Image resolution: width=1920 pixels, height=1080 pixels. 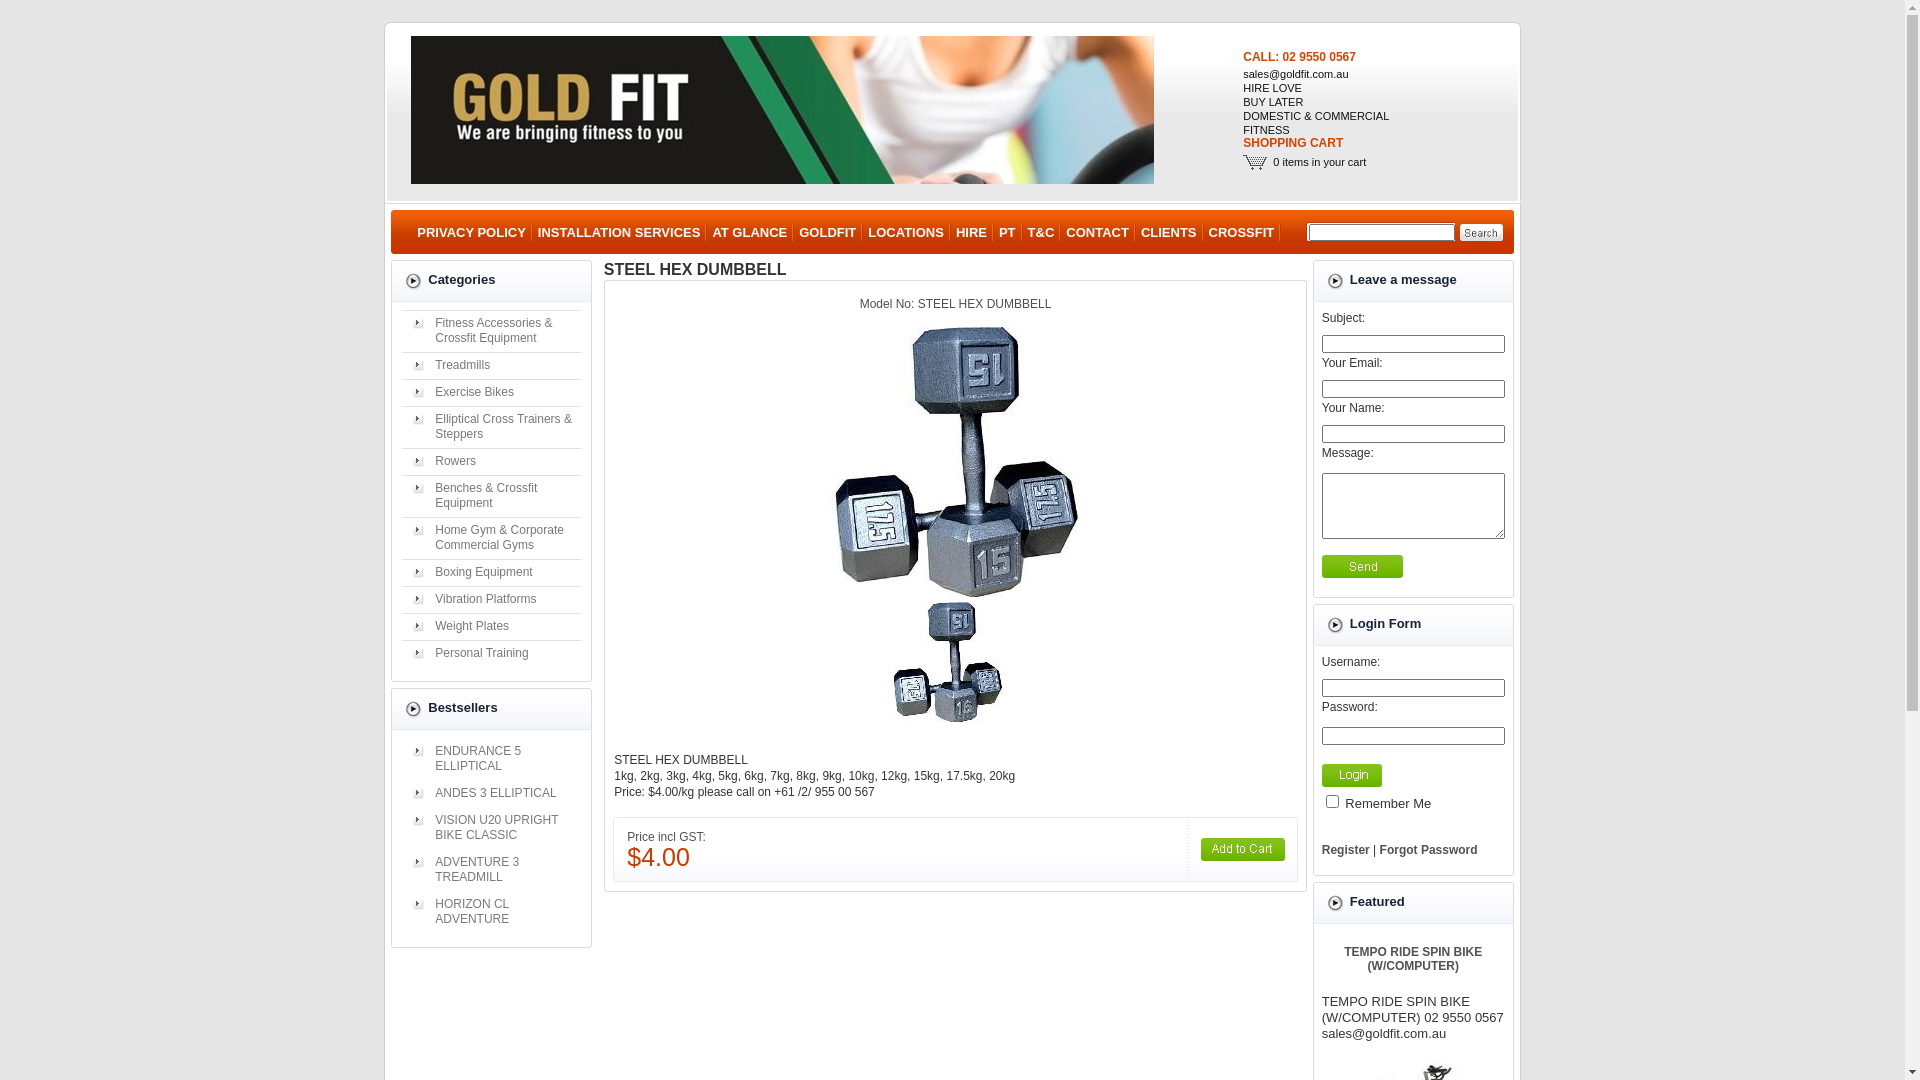 I want to click on 'CONTACT', so click(x=1096, y=230).